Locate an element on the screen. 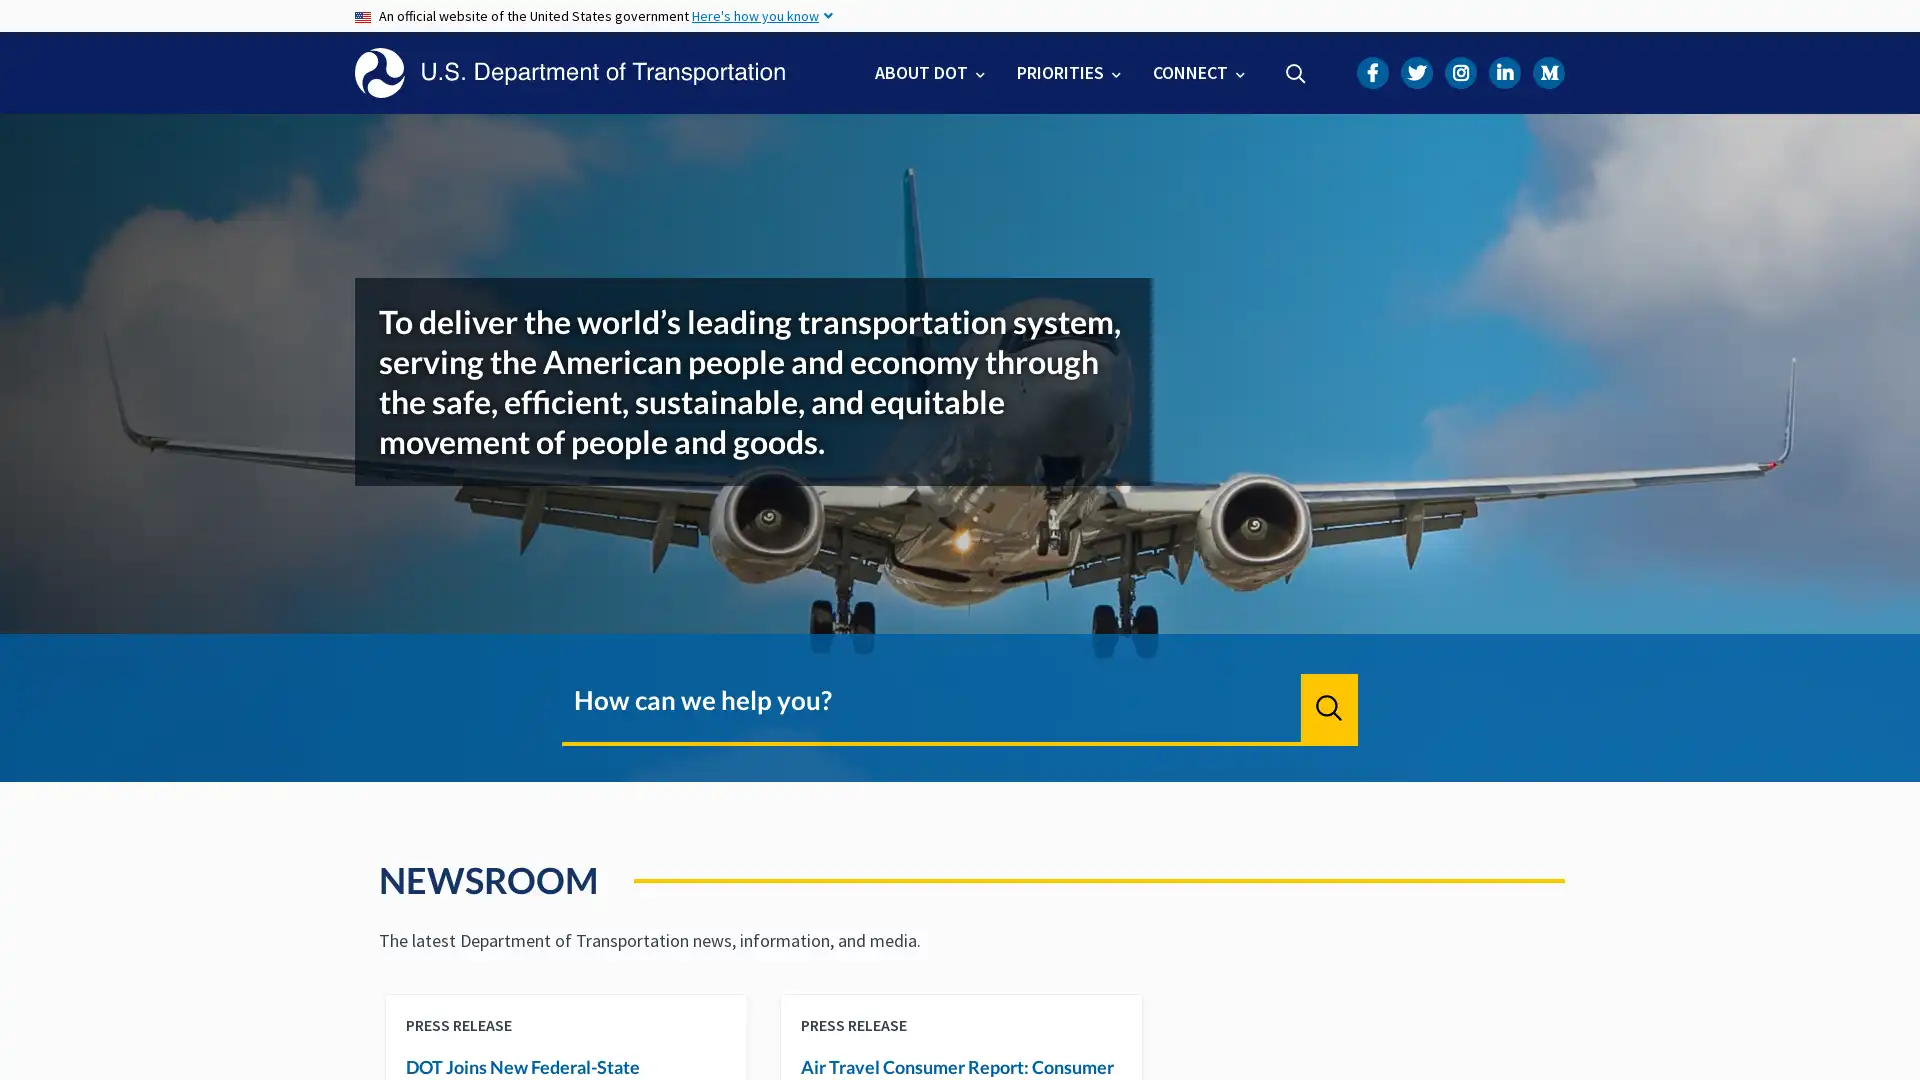 This screenshot has width=1920, height=1080. Search is located at coordinates (1296, 72).